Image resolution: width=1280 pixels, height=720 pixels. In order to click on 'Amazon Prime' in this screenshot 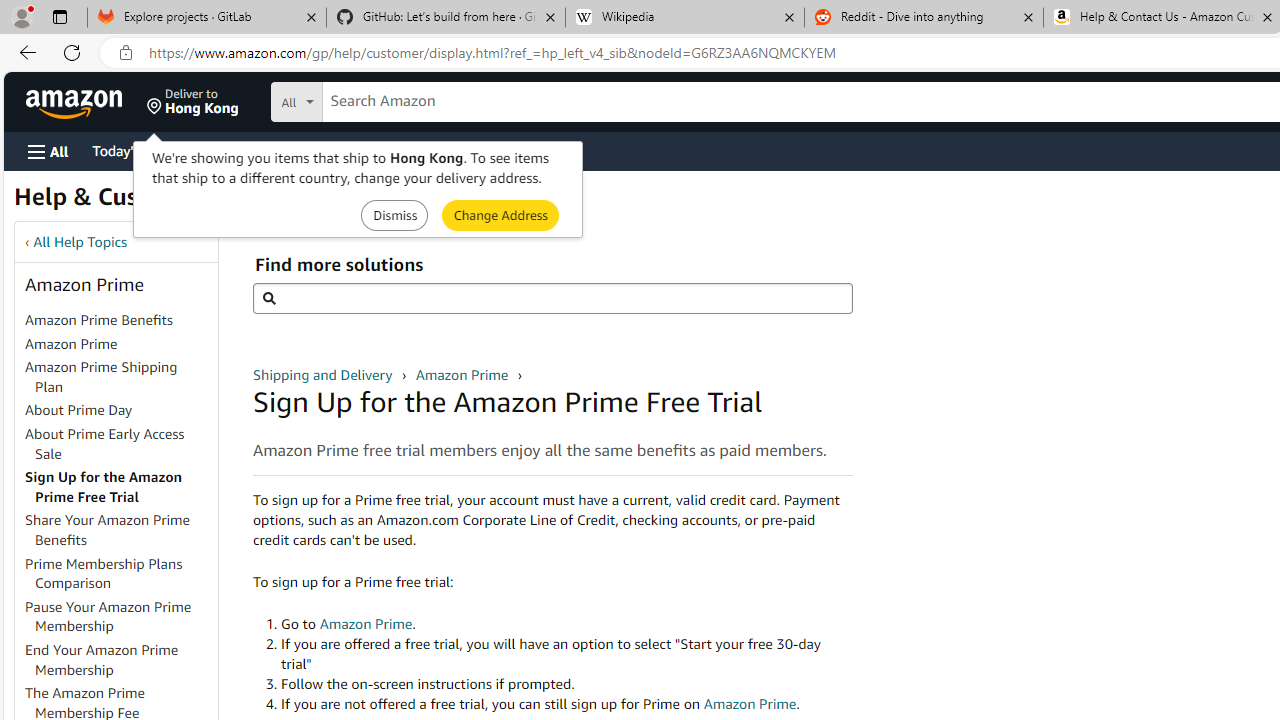, I will do `click(119, 343)`.